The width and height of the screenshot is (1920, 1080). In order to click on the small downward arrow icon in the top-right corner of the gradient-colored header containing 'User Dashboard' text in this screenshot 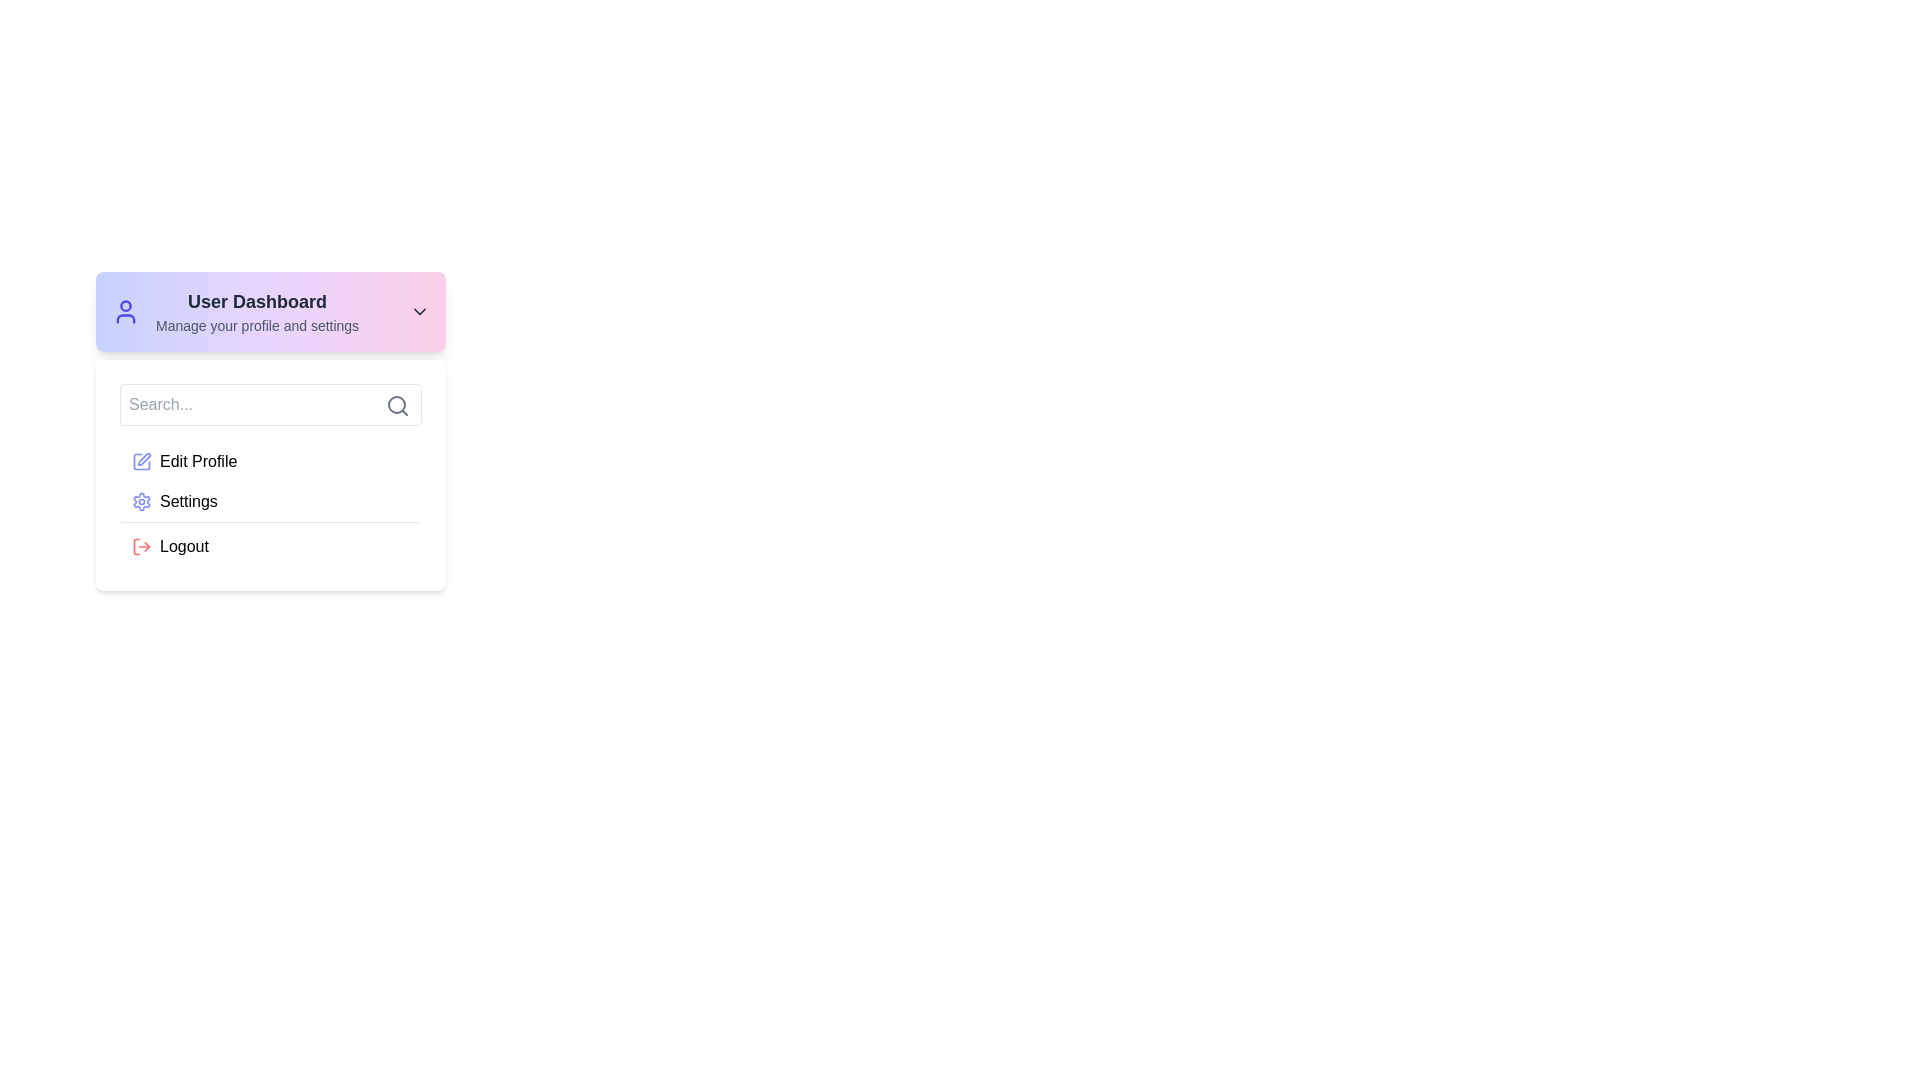, I will do `click(419, 312)`.